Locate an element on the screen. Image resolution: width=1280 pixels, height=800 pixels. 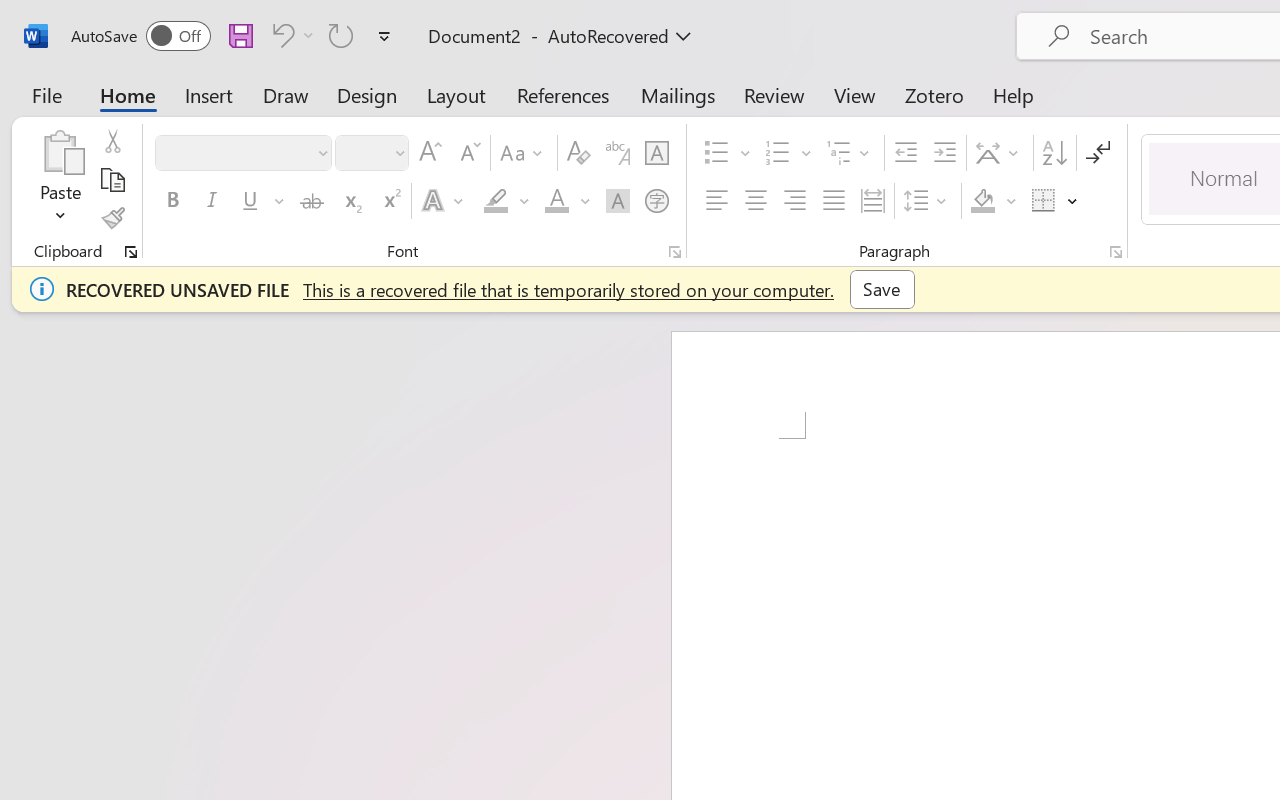
'Superscript' is located at coordinates (390, 201).